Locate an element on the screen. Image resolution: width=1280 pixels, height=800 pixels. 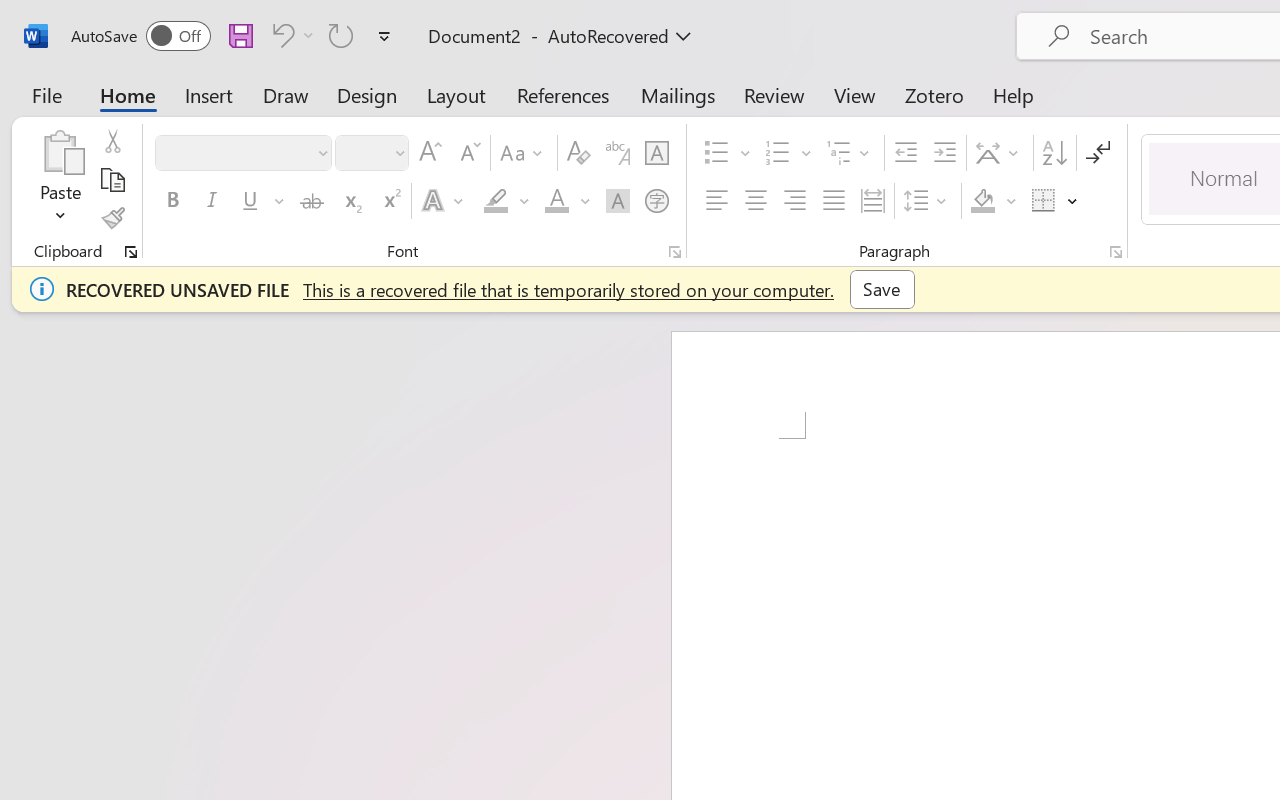
'Superscript' is located at coordinates (390, 201).